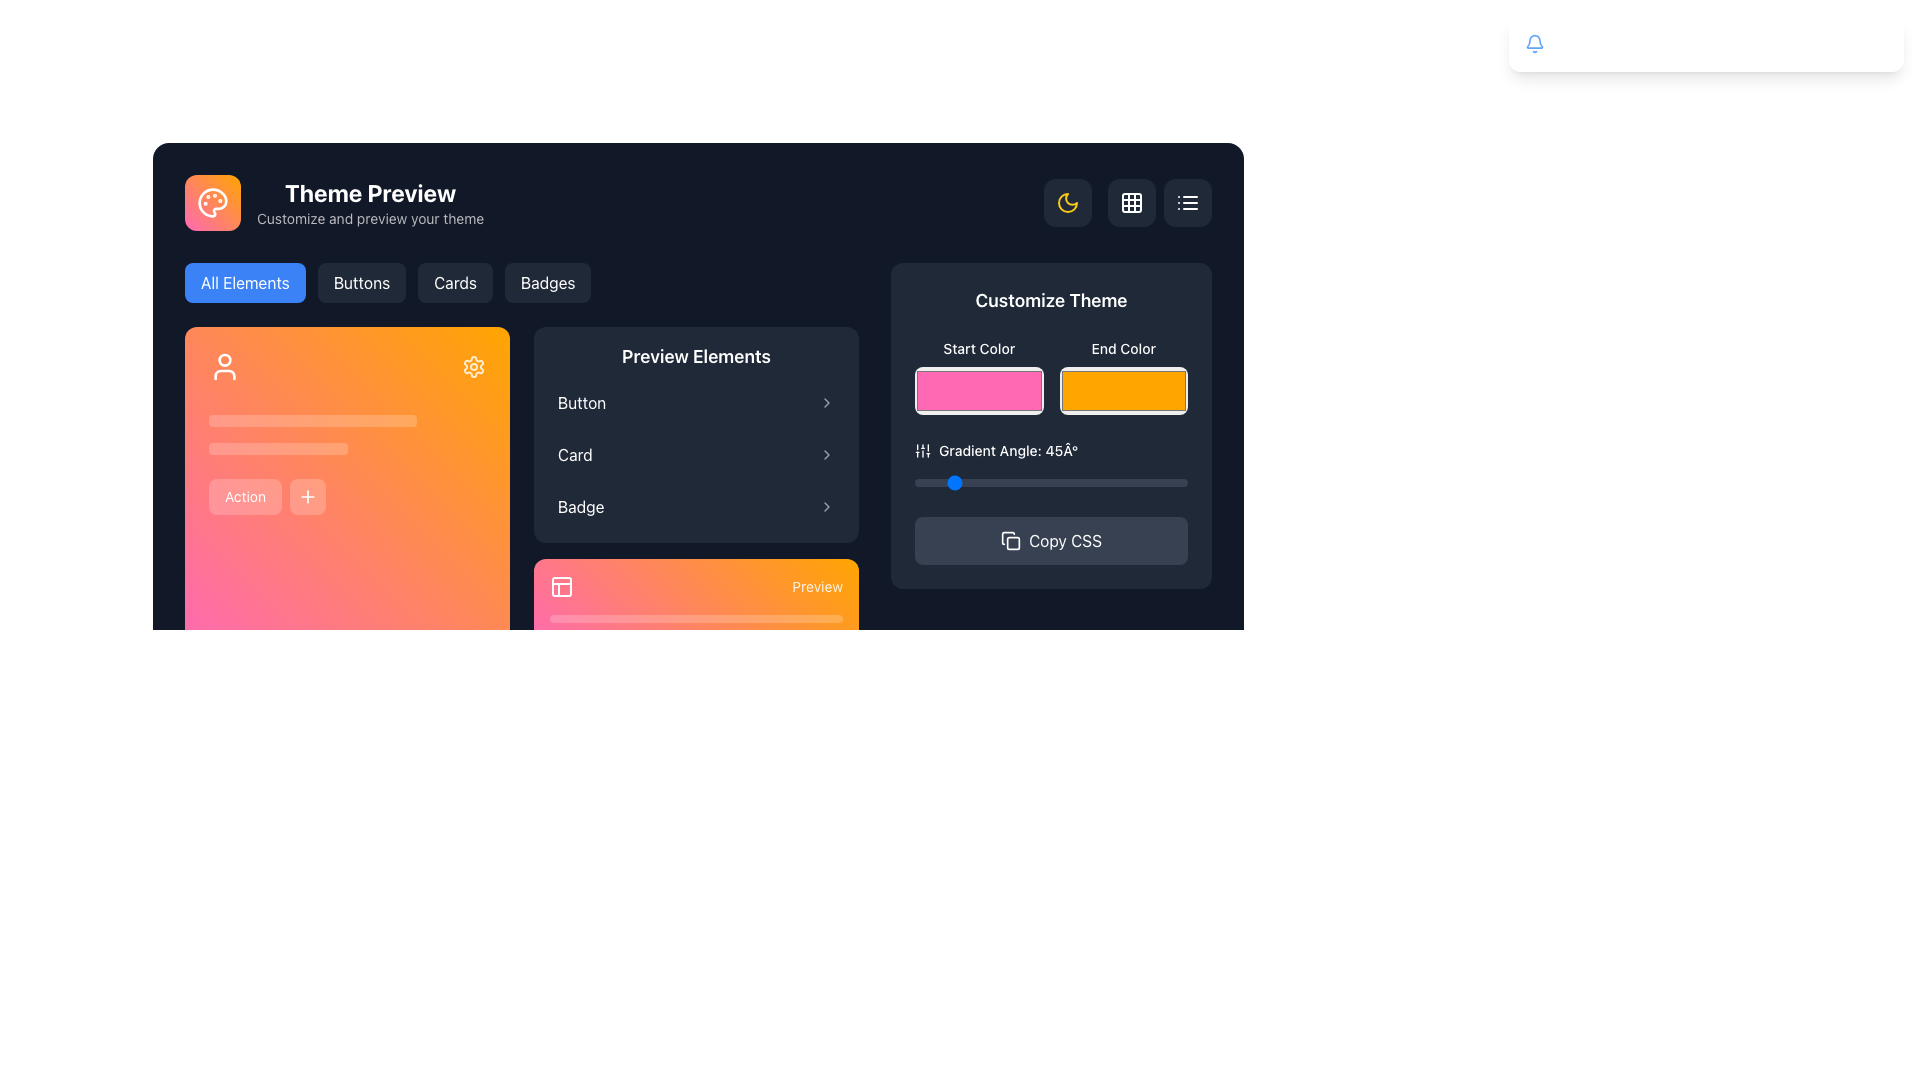  What do you see at coordinates (987, 482) in the screenshot?
I see `the slider value` at bounding box center [987, 482].